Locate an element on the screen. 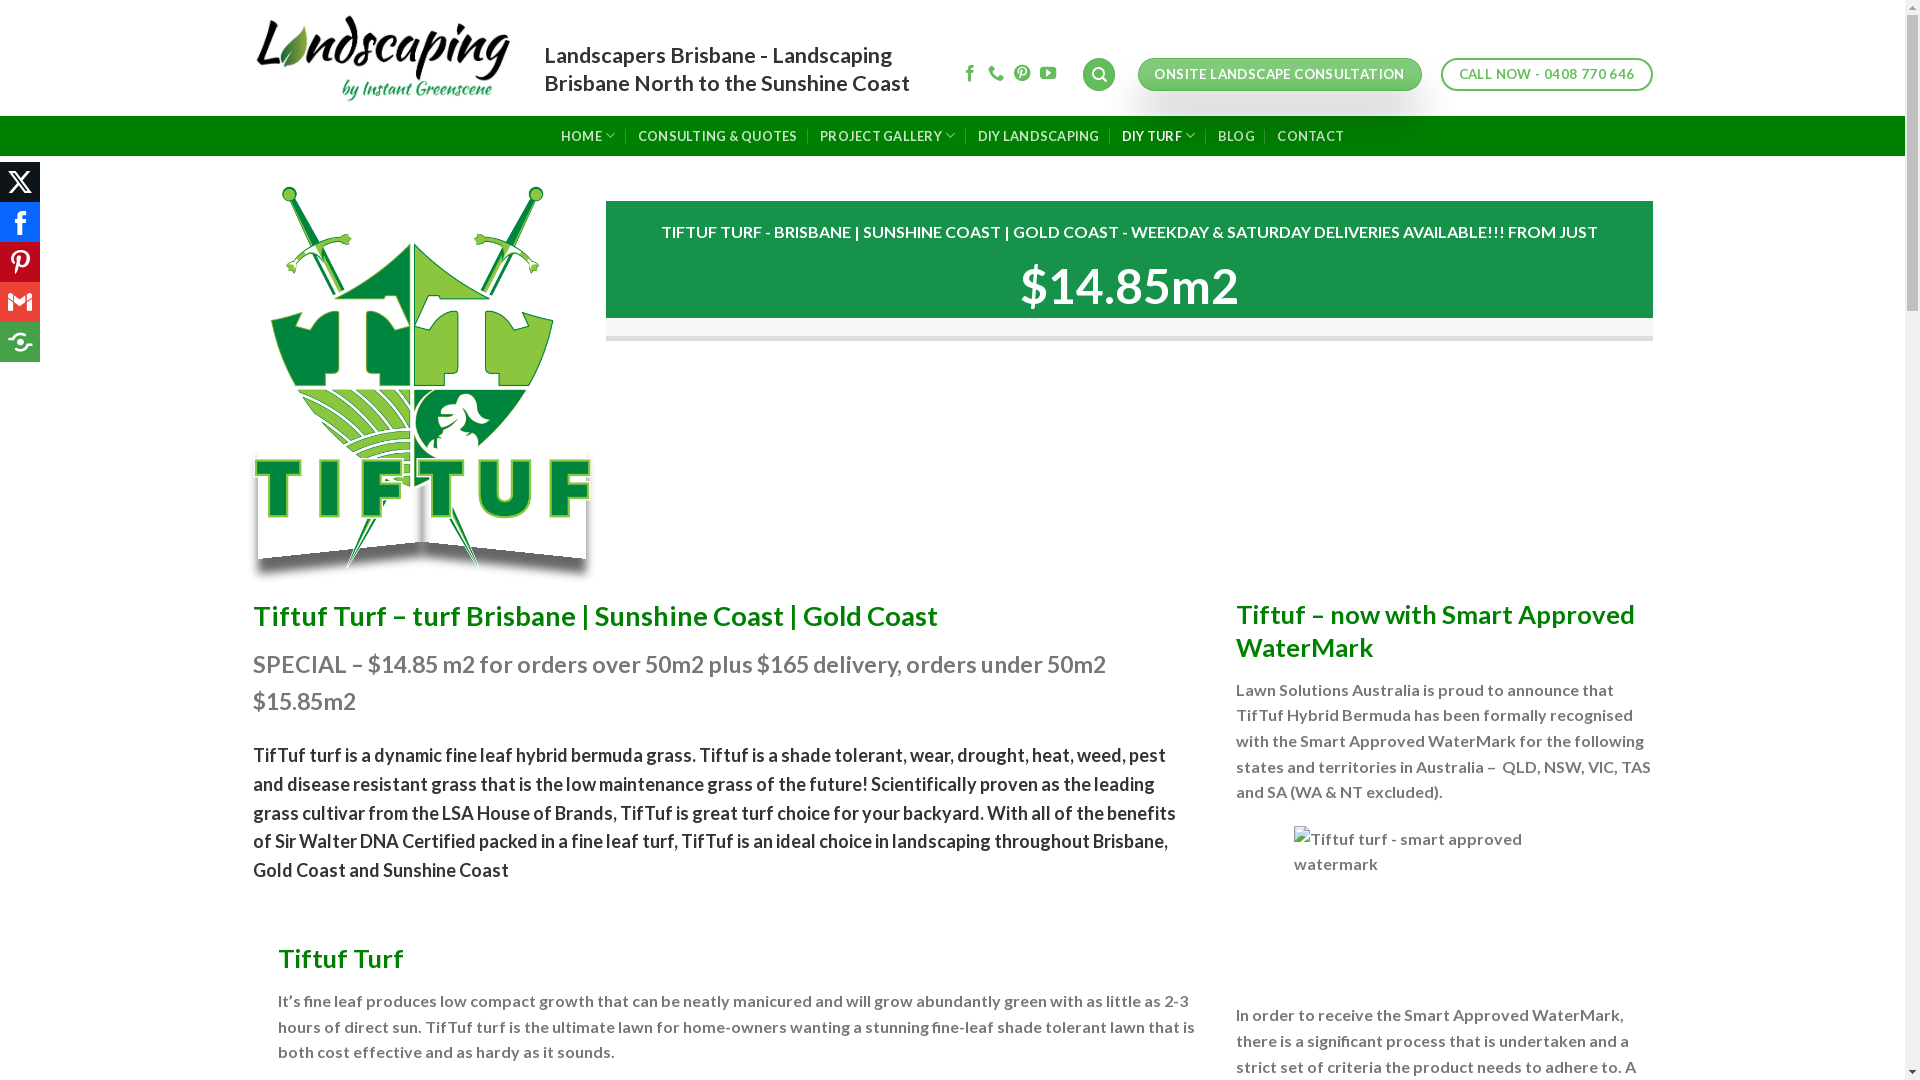 Image resolution: width=1920 pixels, height=1080 pixels. 'CALL NOW - 0408 770 646' is located at coordinates (1440, 73).